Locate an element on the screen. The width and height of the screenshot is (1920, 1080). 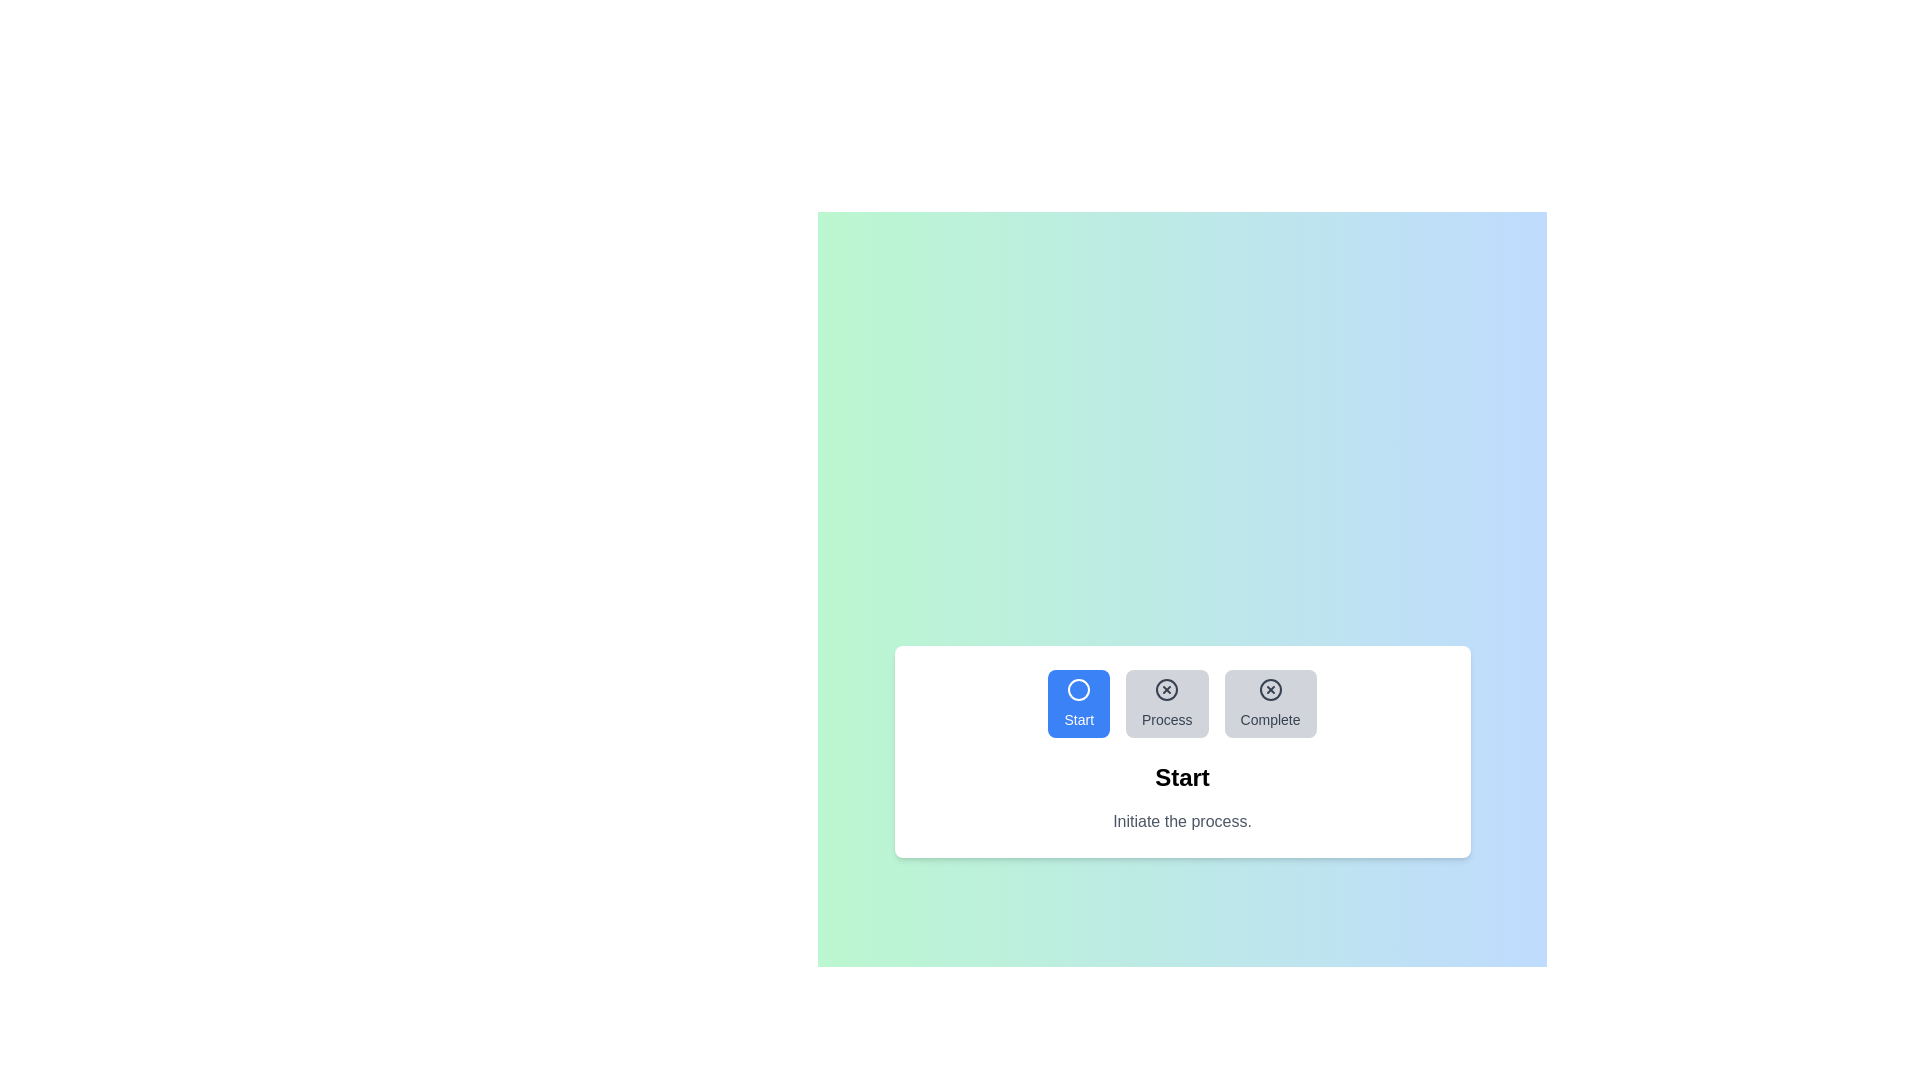
the 'Process' button, which is a rectangular button with rounded corners, light gray background, and dark gray text is located at coordinates (1167, 703).